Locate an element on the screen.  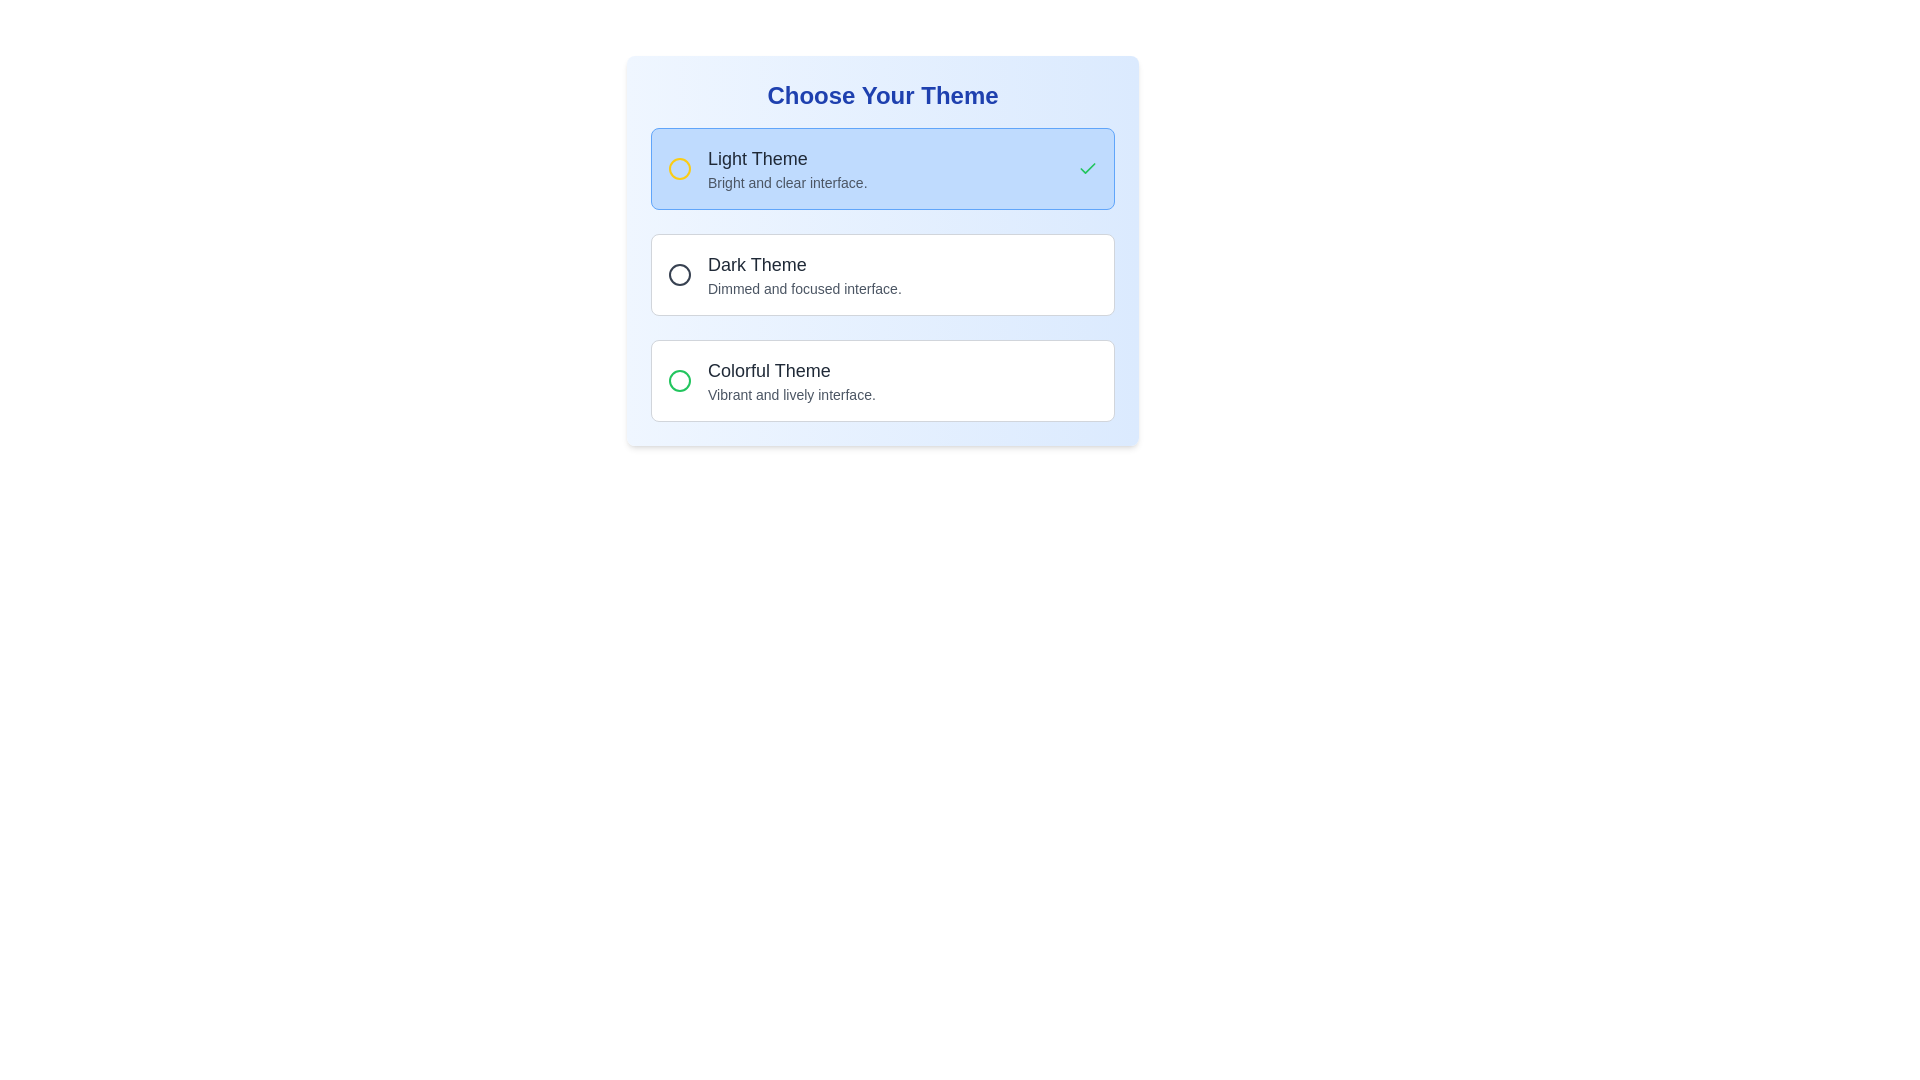
the third selectable theme option for customizing the application's interface appearance, positioned below the 'Dark Theme' option is located at coordinates (791, 381).